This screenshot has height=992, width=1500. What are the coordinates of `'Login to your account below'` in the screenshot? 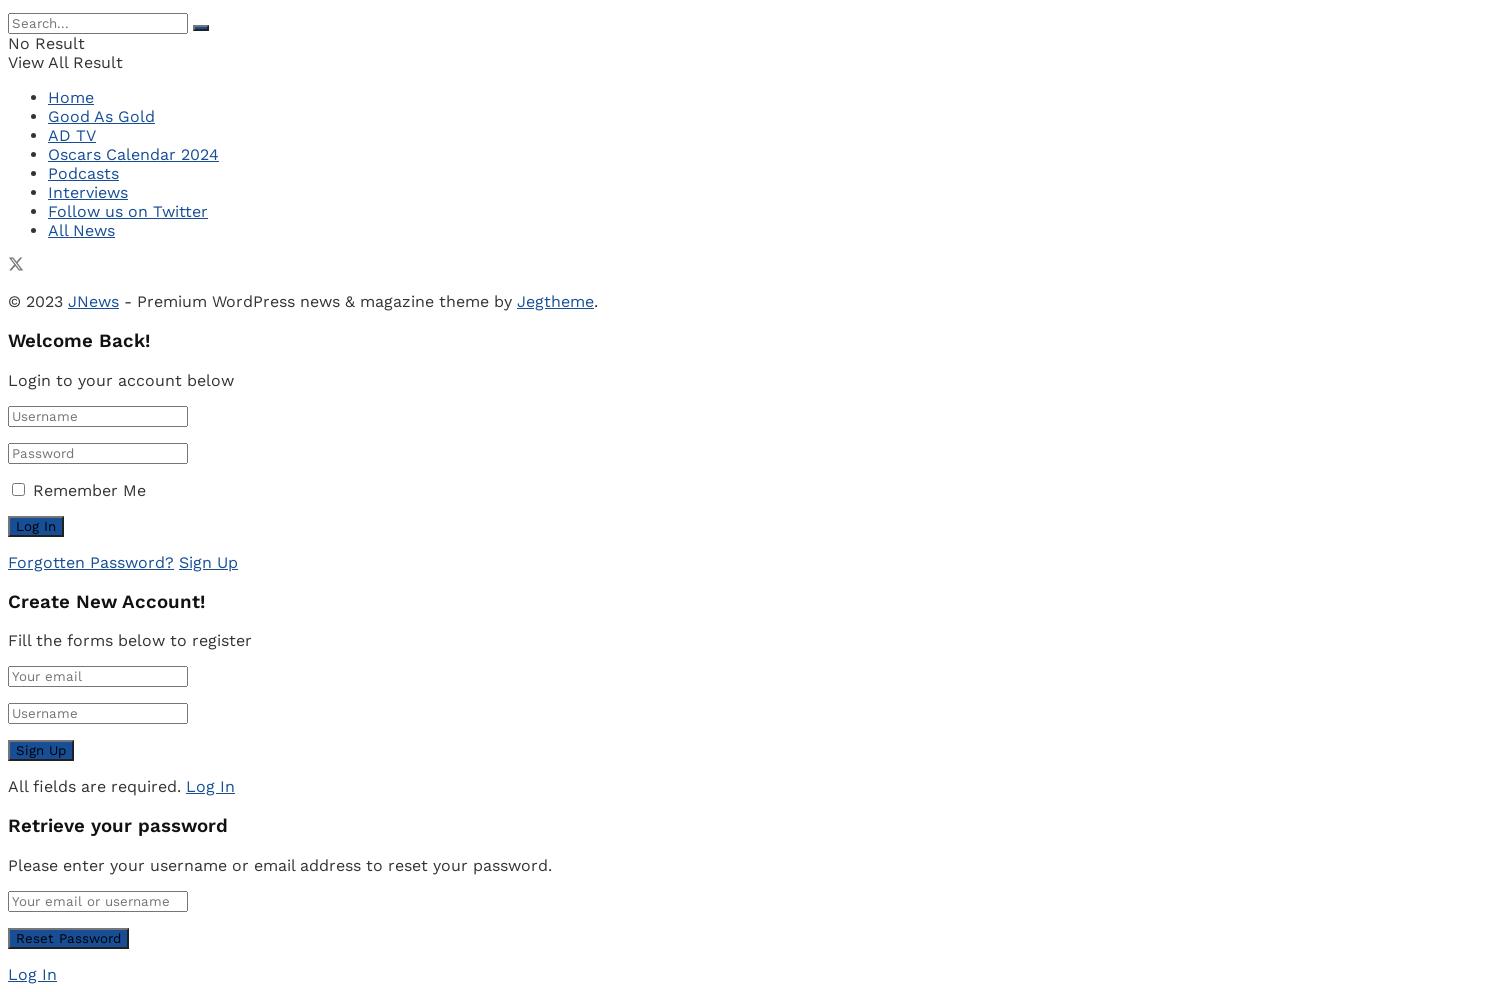 It's located at (120, 379).